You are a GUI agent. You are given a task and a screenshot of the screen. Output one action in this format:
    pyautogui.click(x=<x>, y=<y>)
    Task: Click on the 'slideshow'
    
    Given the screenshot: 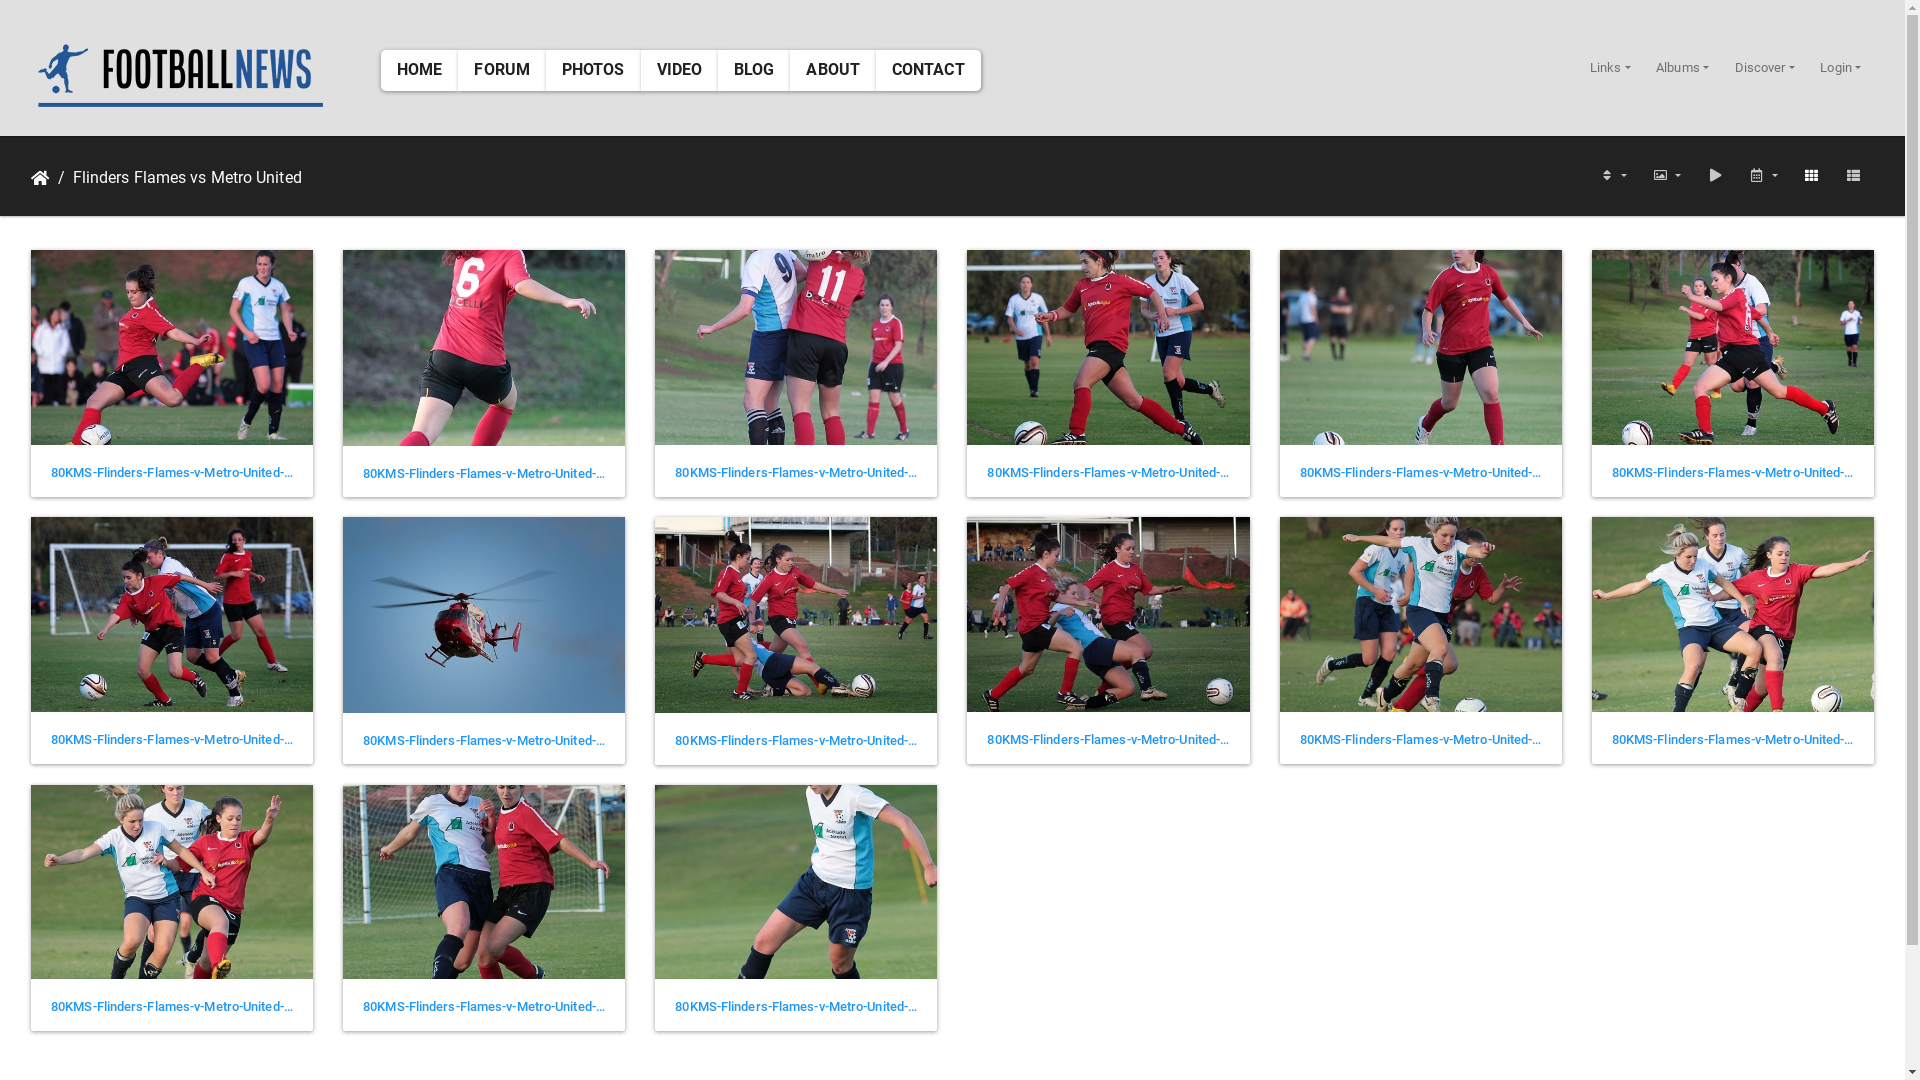 What is the action you would take?
    pyautogui.click(x=1713, y=175)
    